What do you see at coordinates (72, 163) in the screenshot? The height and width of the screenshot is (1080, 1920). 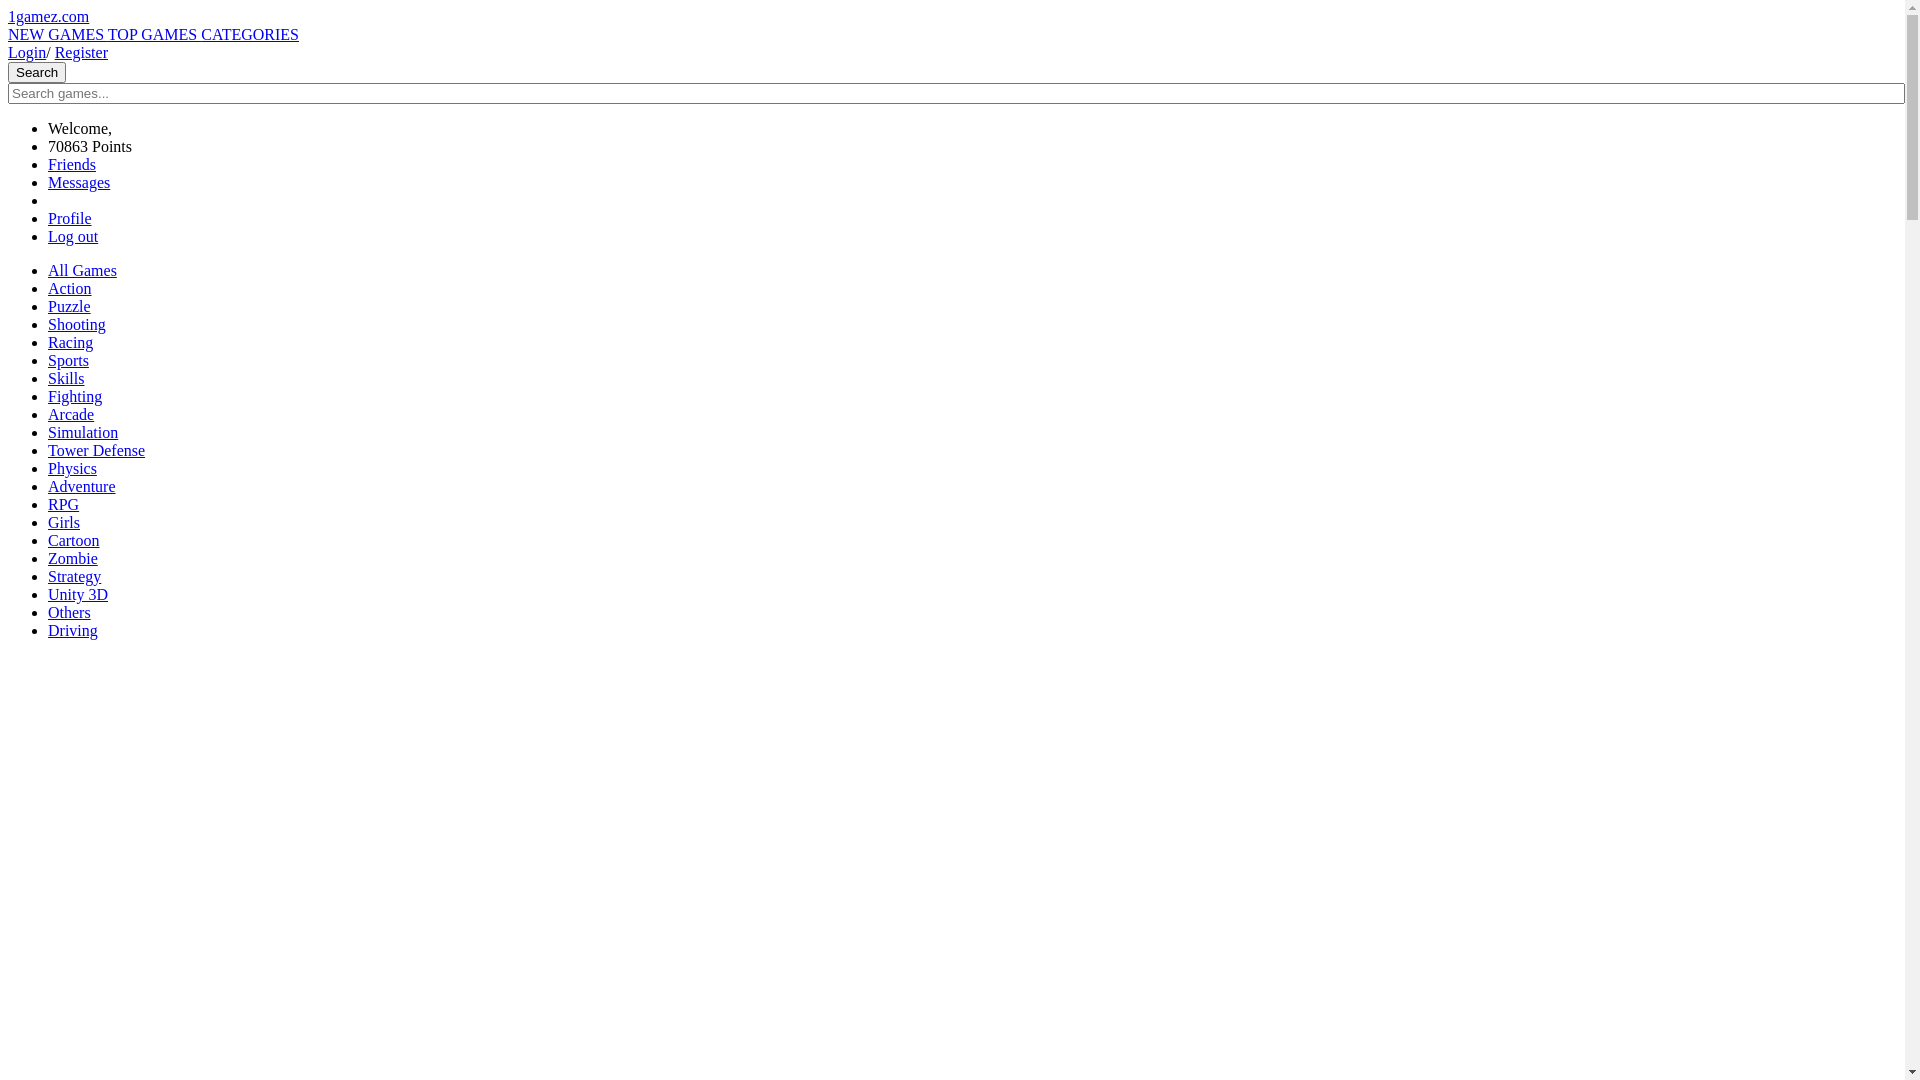 I see `'Friends'` at bounding box center [72, 163].